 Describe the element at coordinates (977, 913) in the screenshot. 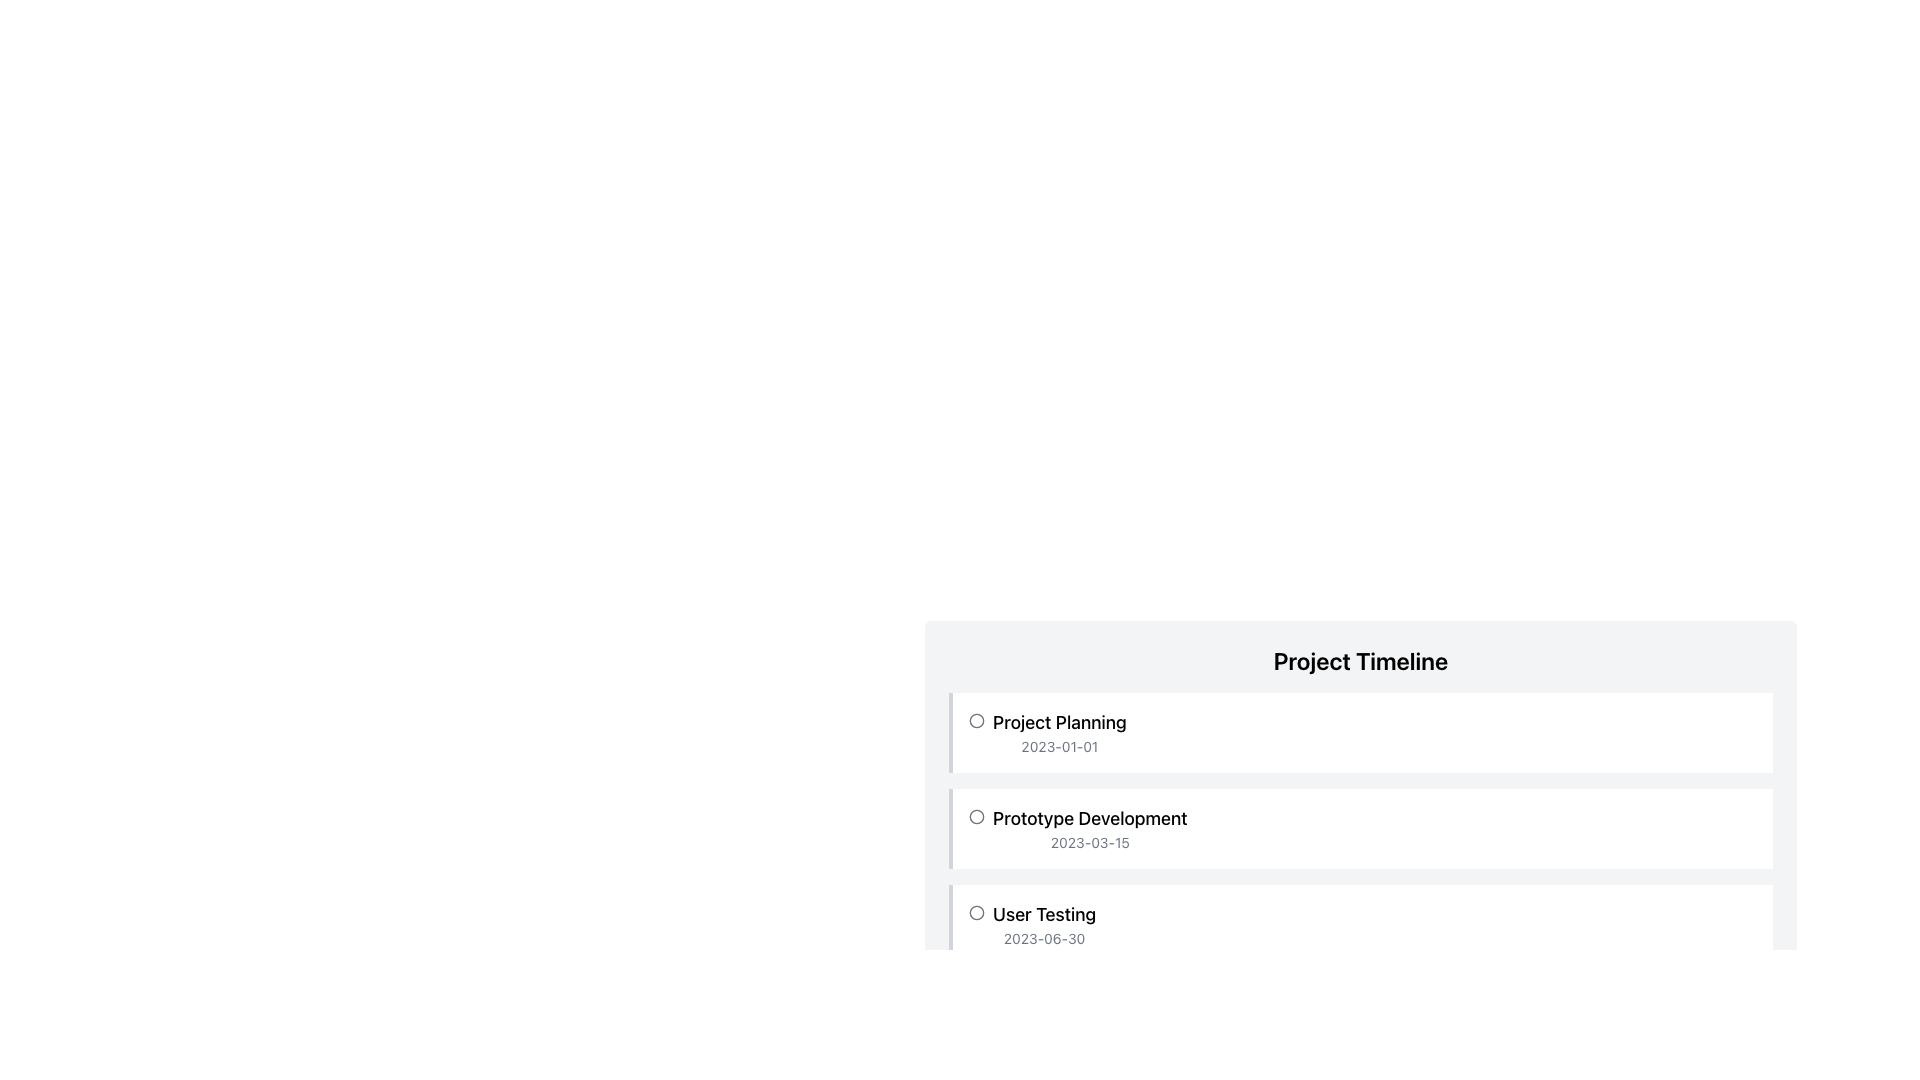

I see `the Circle Icon adjacent to the 'User Testing' label in the timeline interface` at that location.